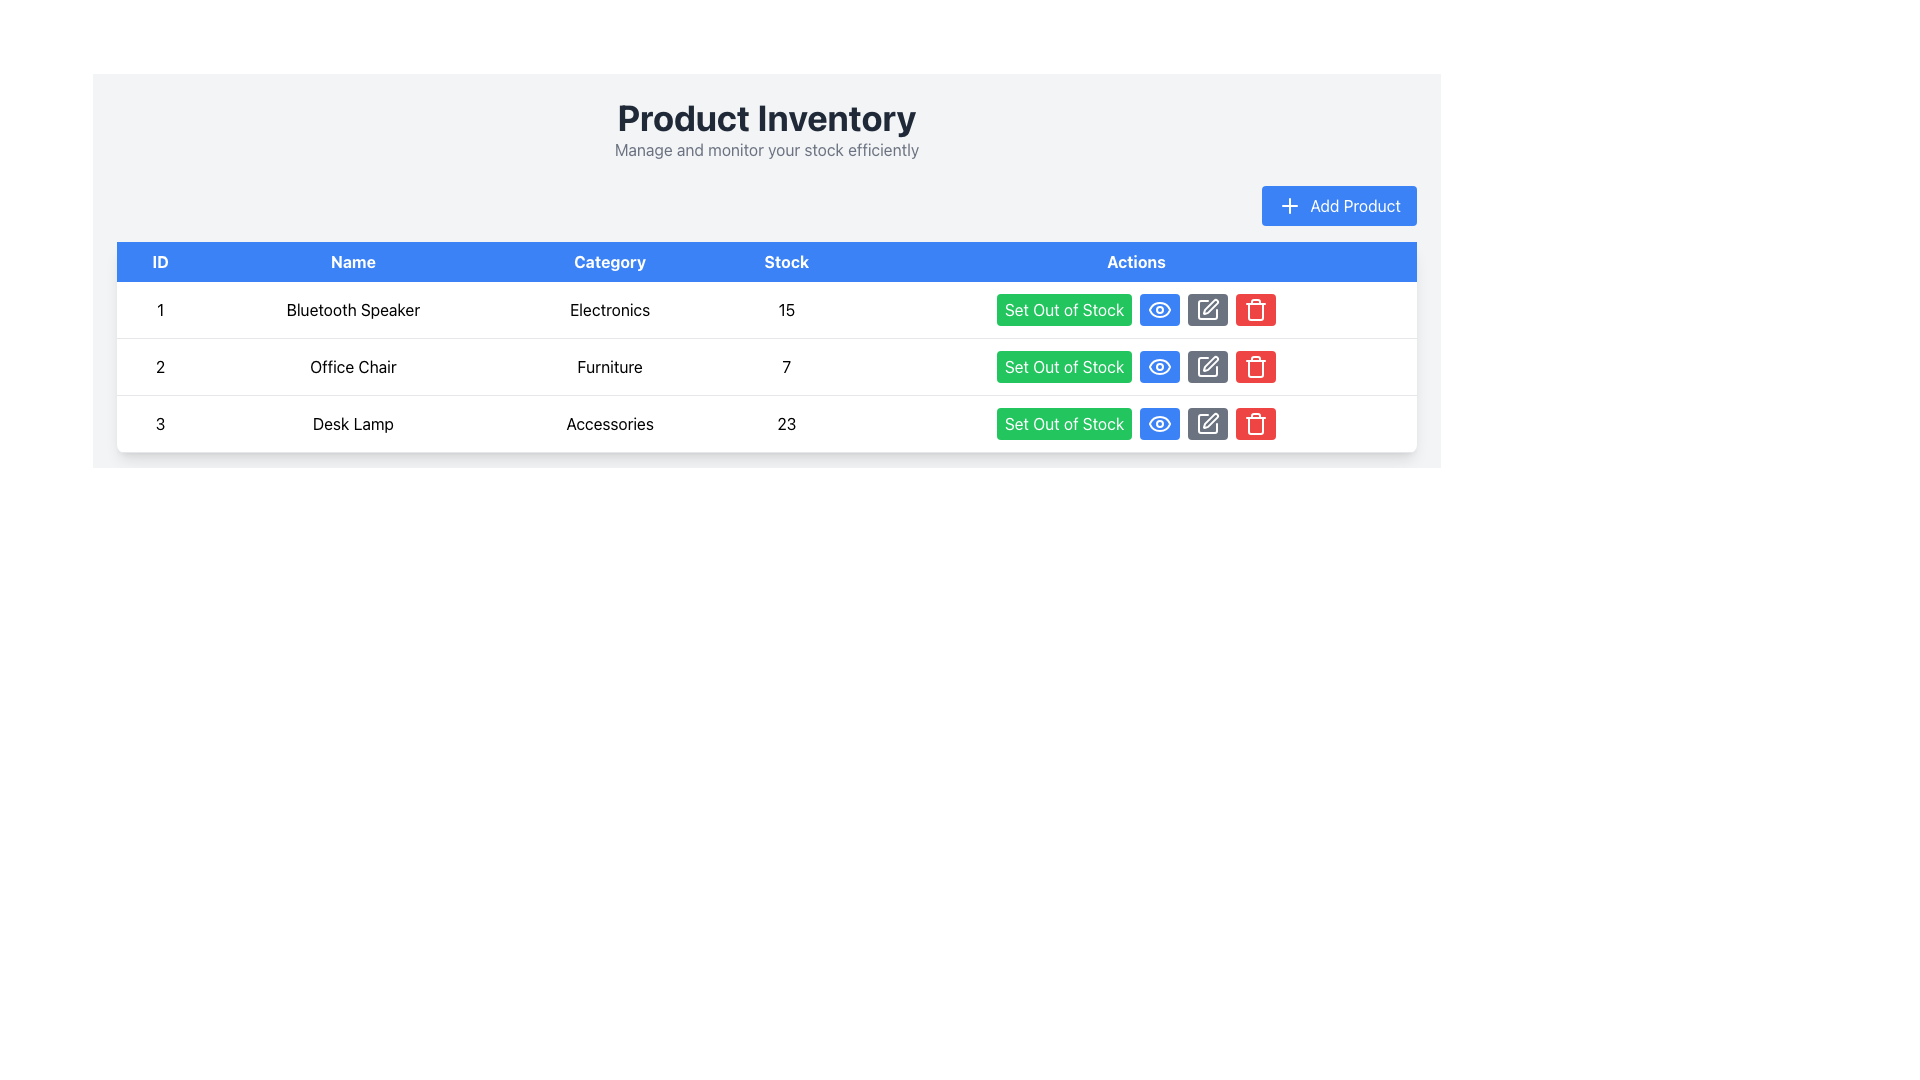 Image resolution: width=1920 pixels, height=1080 pixels. I want to click on the dark gray button with rounded corners featuring a white pen icon, which is the third action button for the 'Office Chair' item in the inventory list, so click(1207, 366).